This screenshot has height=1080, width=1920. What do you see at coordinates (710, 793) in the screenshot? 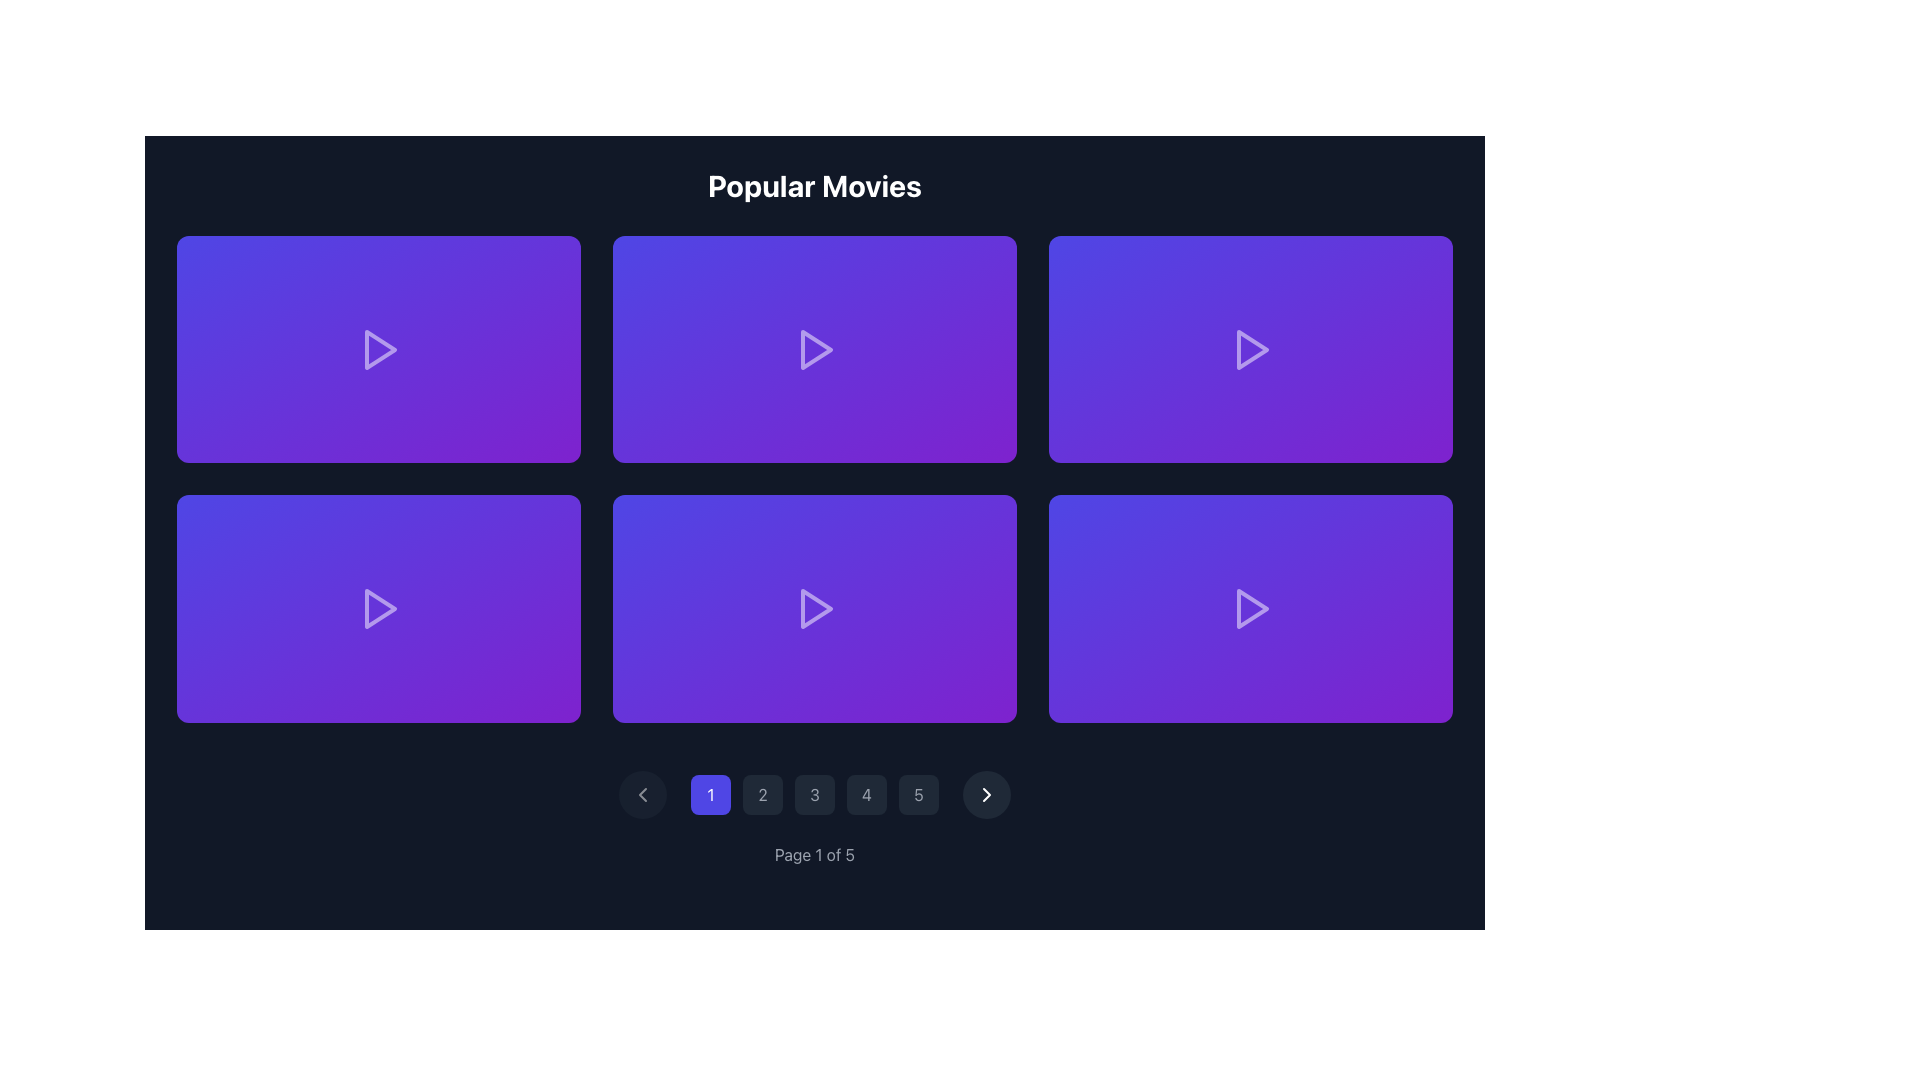
I see `the square button displaying the number '1' in white text on a vibrant indigo background` at bounding box center [710, 793].